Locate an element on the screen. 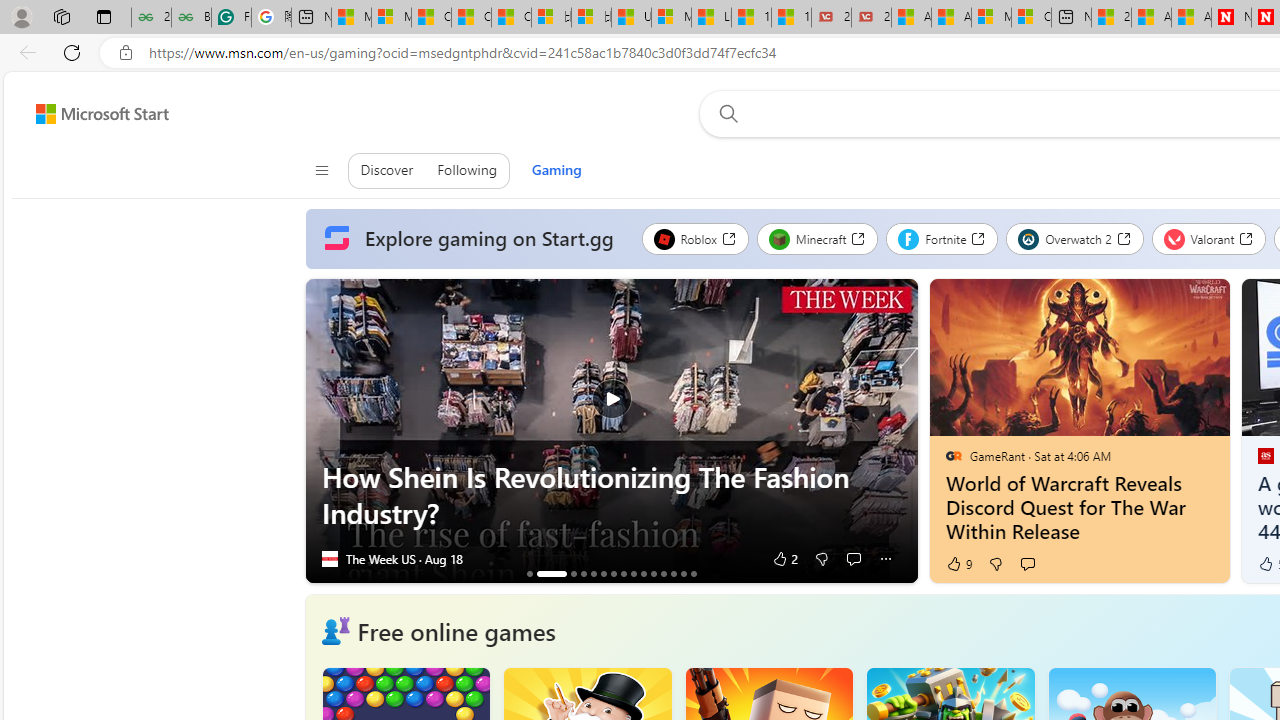  'The Week US' is located at coordinates (329, 559).